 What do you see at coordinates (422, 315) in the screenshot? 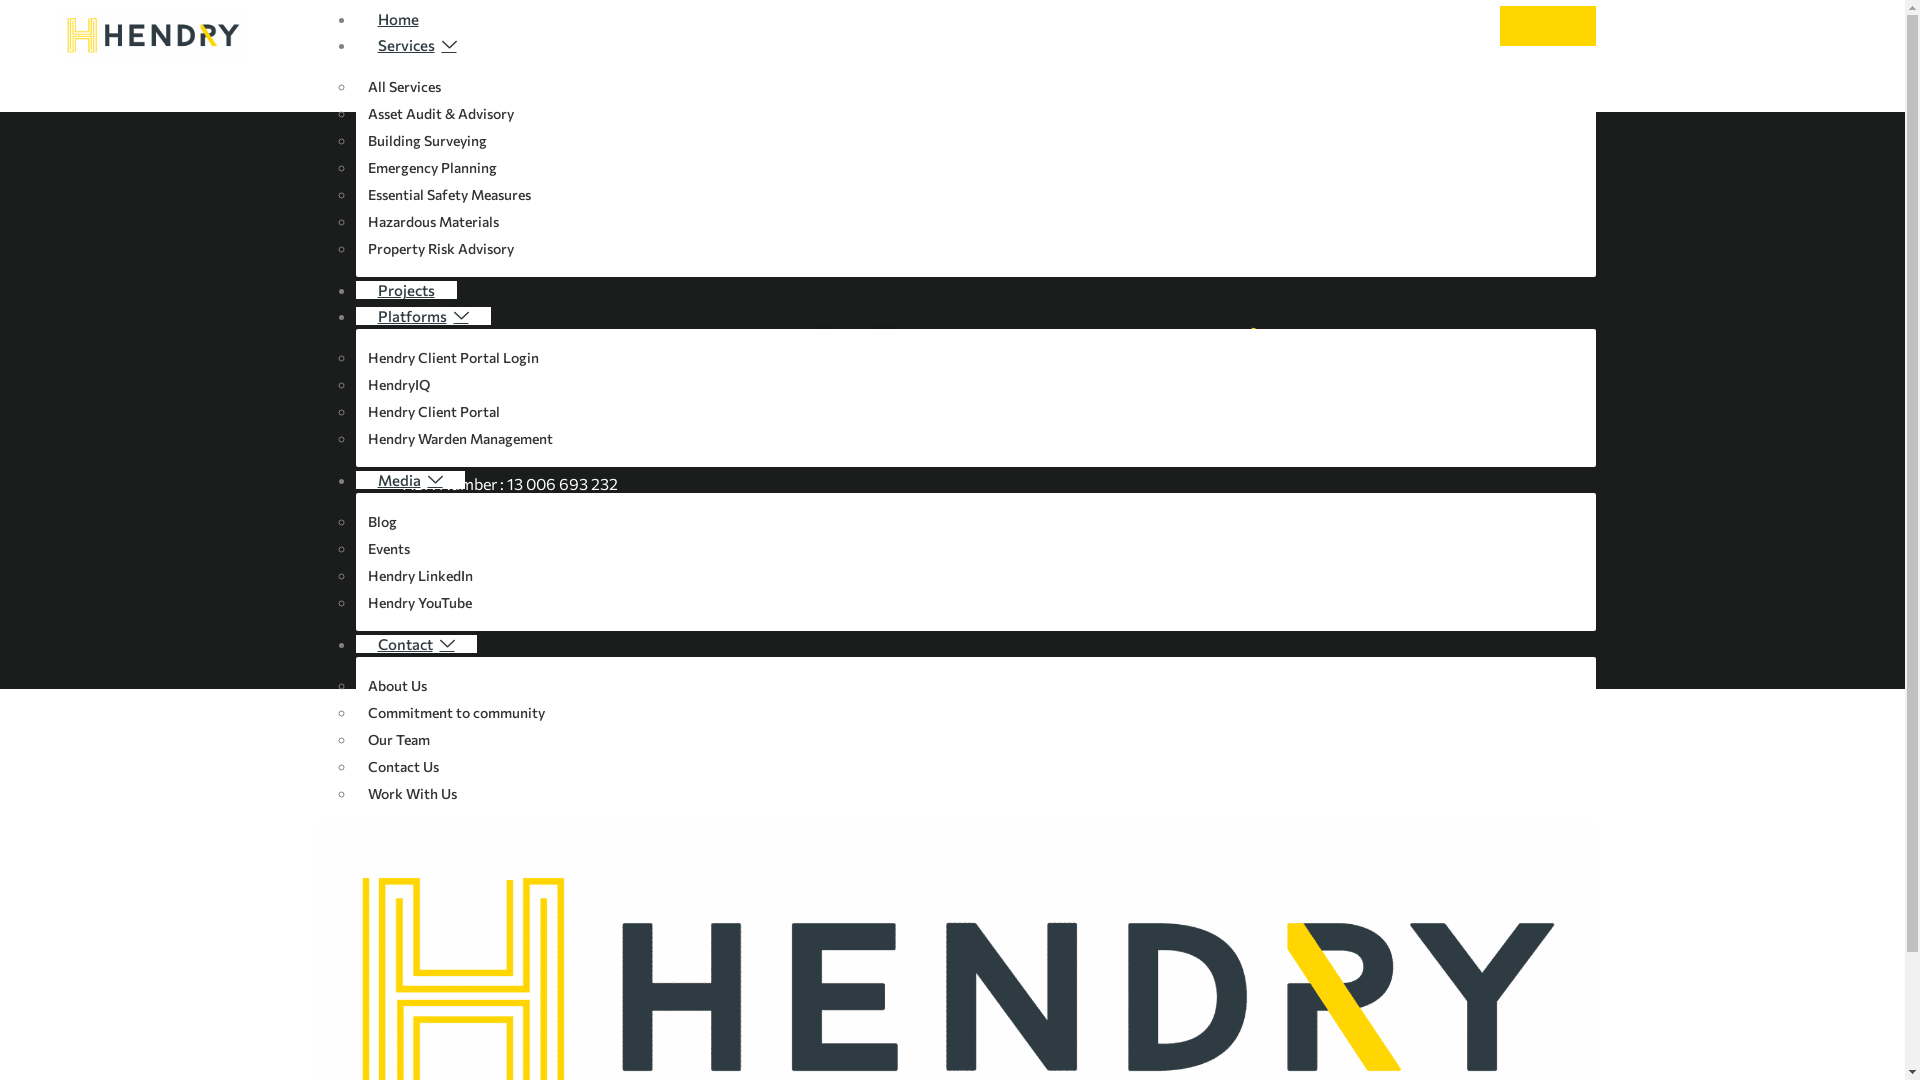
I see `'Platforms'` at bounding box center [422, 315].